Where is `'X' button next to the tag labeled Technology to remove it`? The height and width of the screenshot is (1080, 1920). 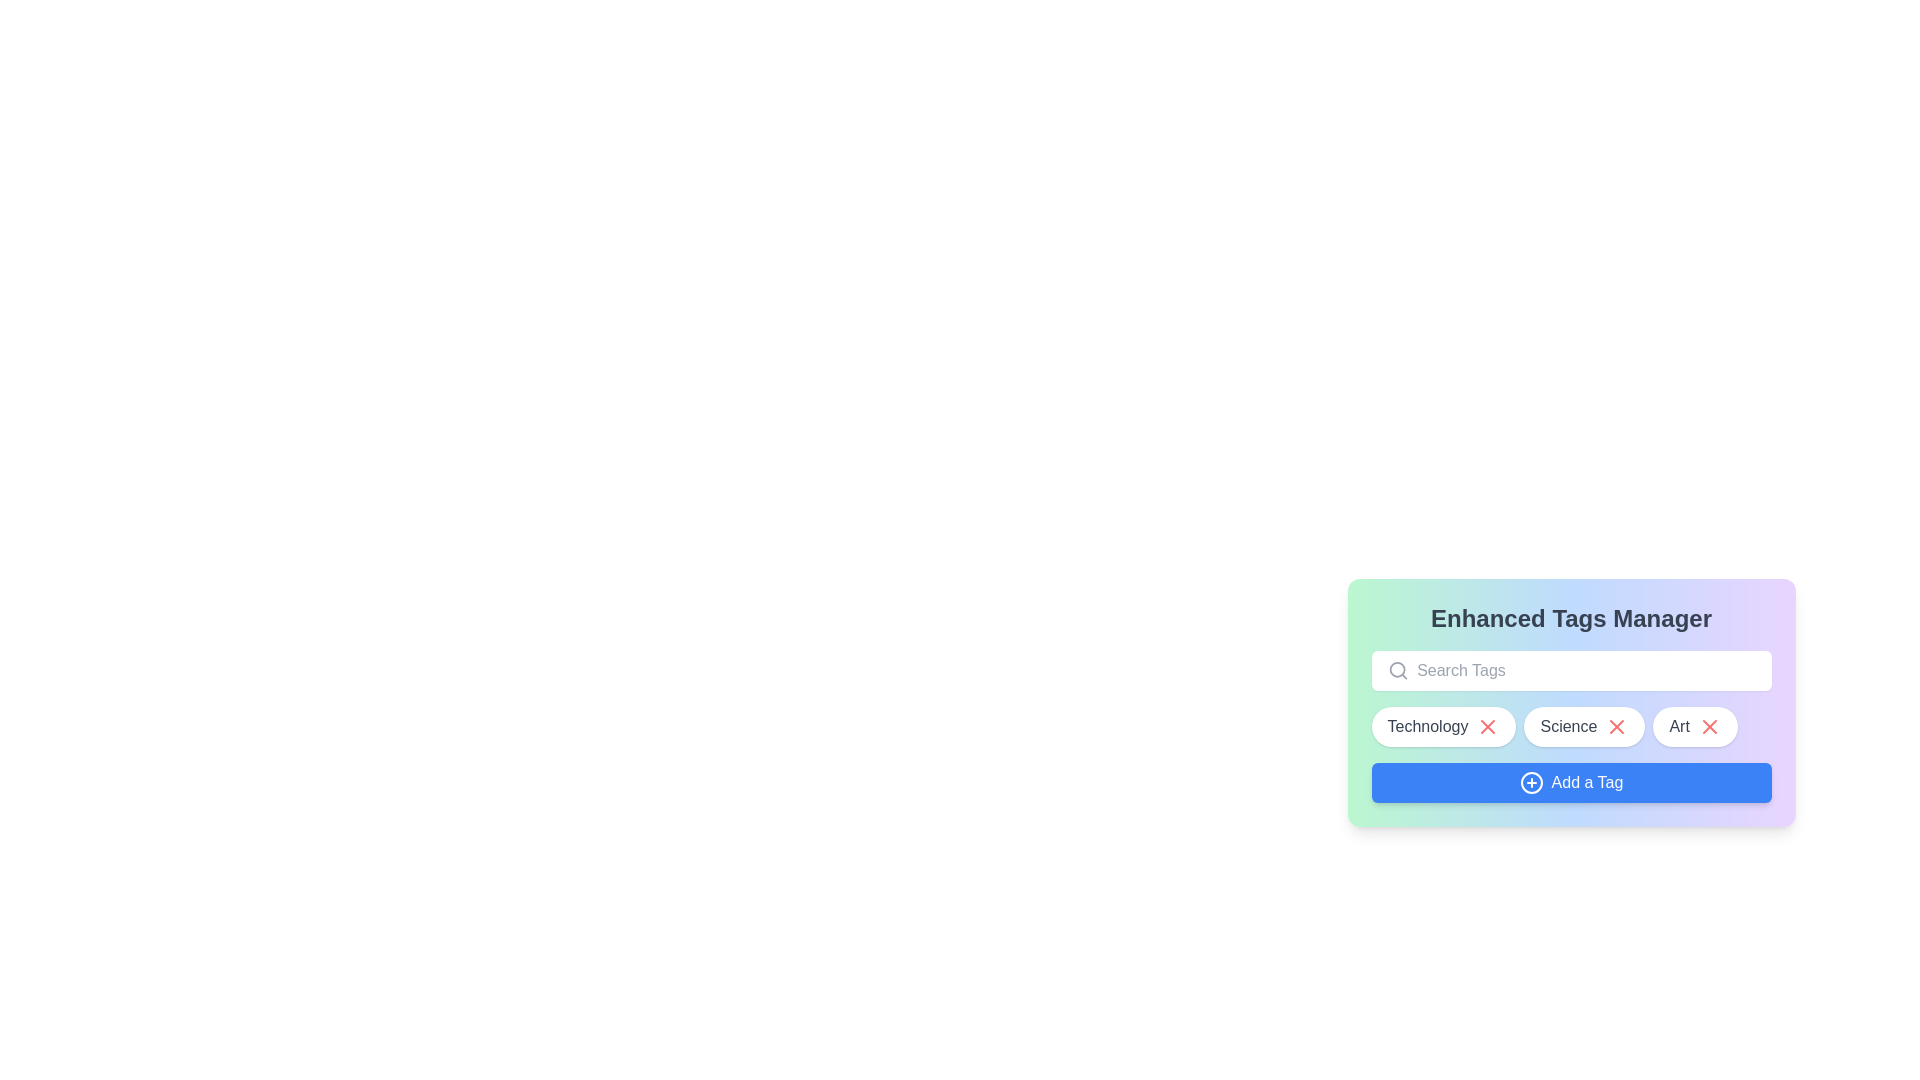
'X' button next to the tag labeled Technology to remove it is located at coordinates (1488, 726).